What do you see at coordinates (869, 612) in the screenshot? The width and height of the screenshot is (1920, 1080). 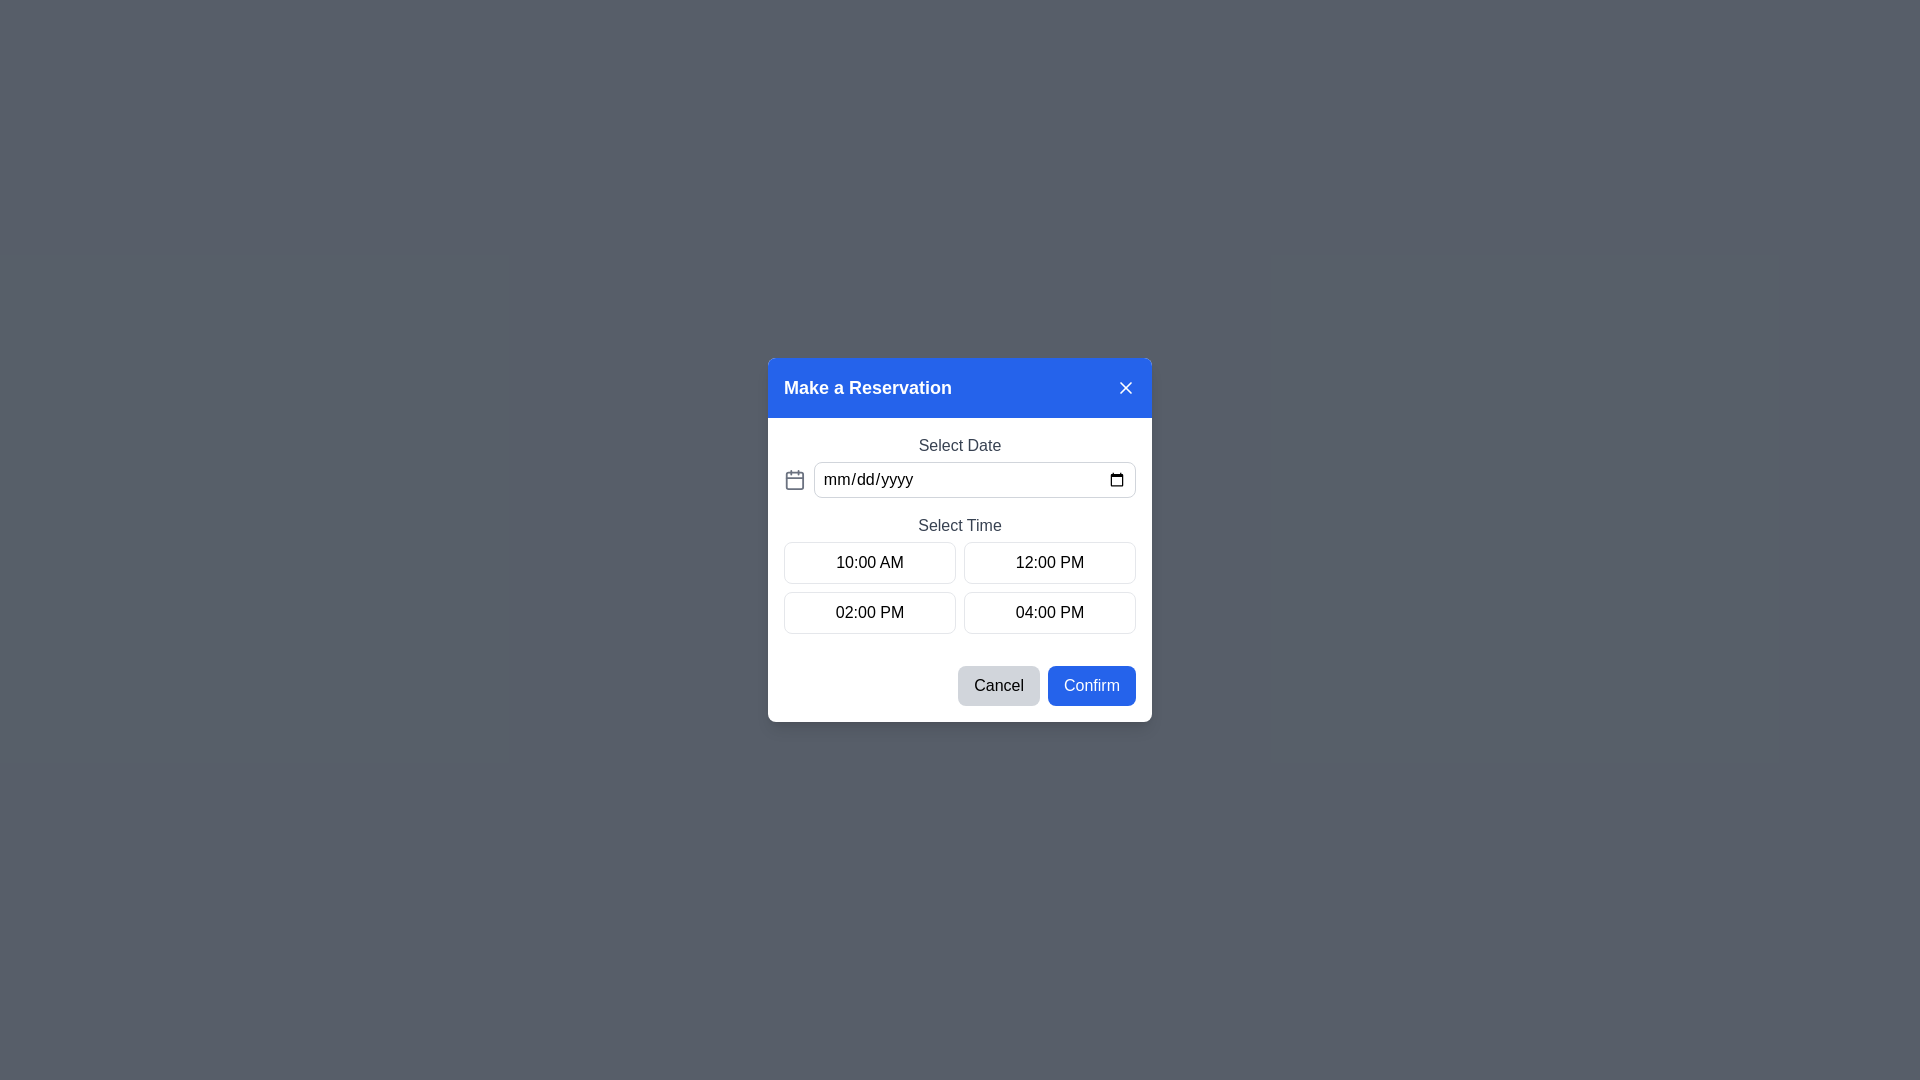 I see `the button` at bounding box center [869, 612].